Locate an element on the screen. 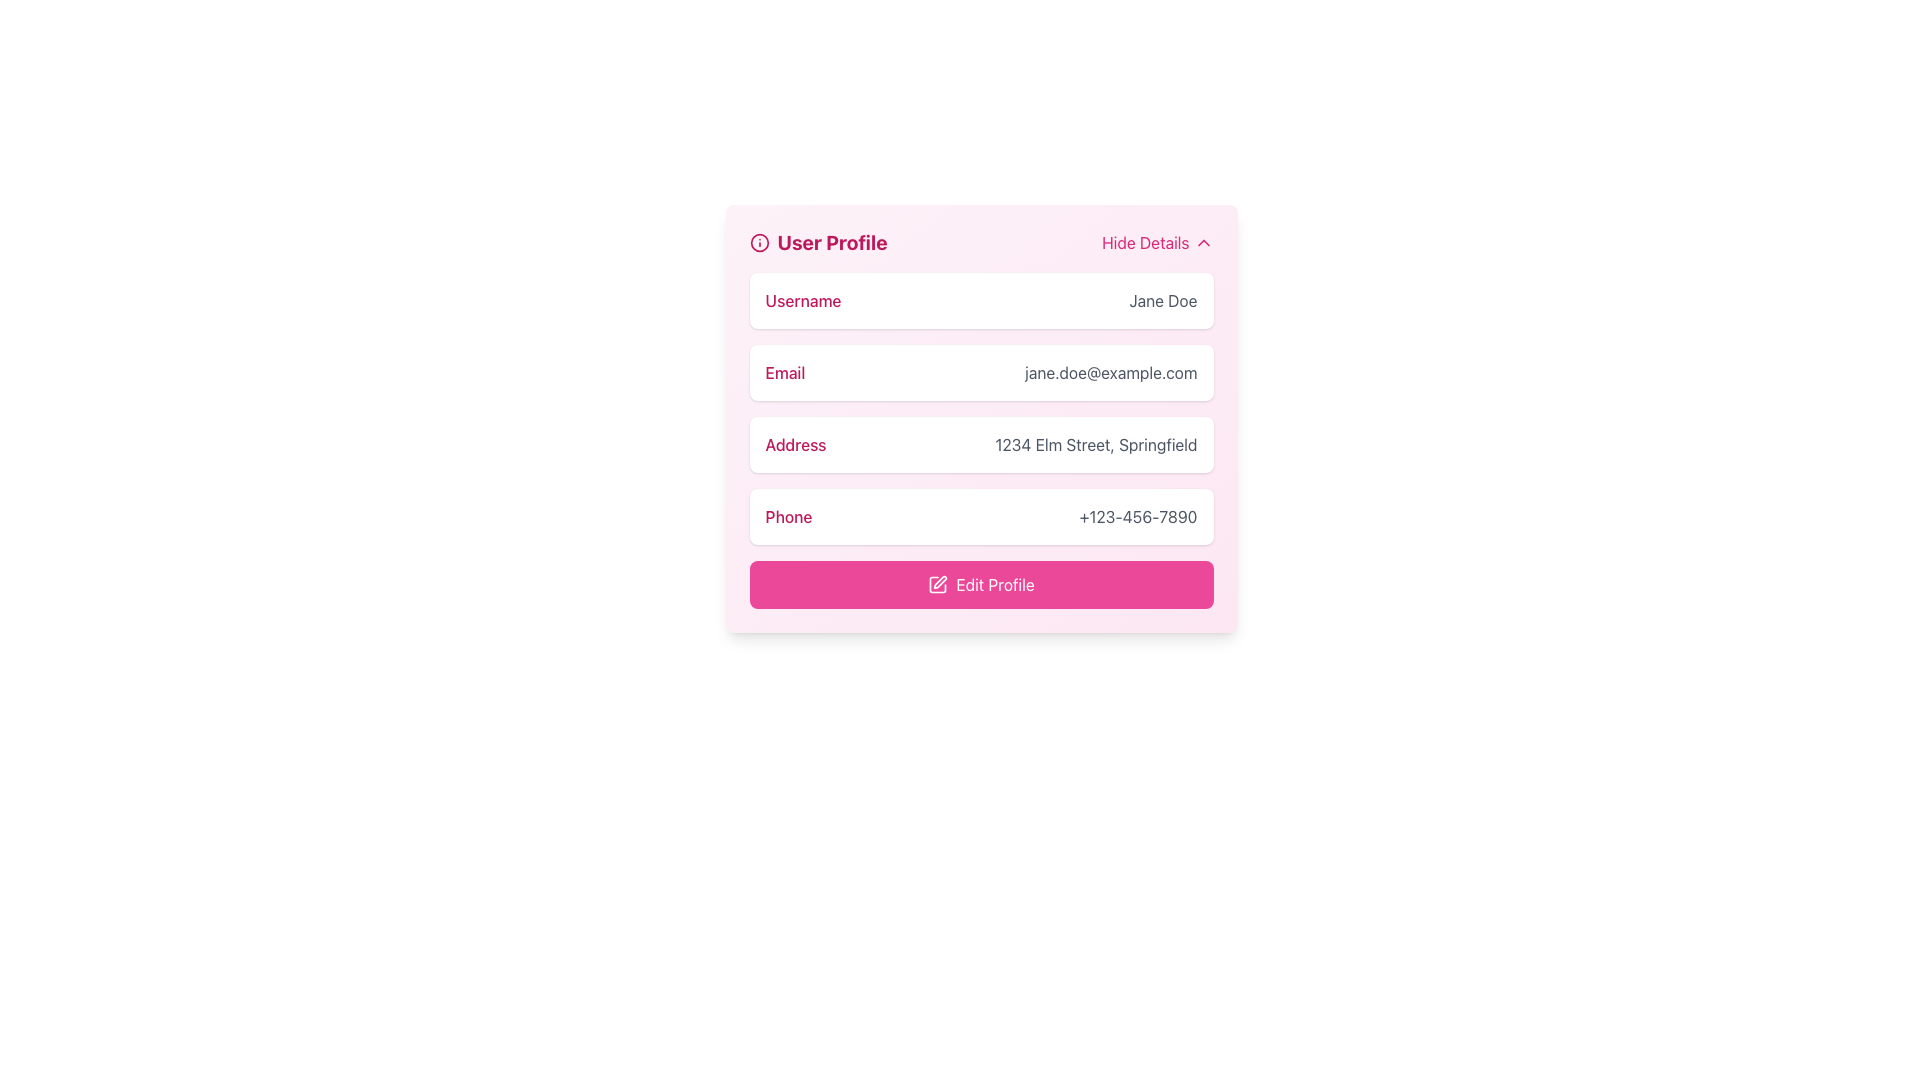 Image resolution: width=1920 pixels, height=1080 pixels. the toggle button in the top-right corner of the 'User Profile' header section to activate interactivity effects is located at coordinates (1157, 242).